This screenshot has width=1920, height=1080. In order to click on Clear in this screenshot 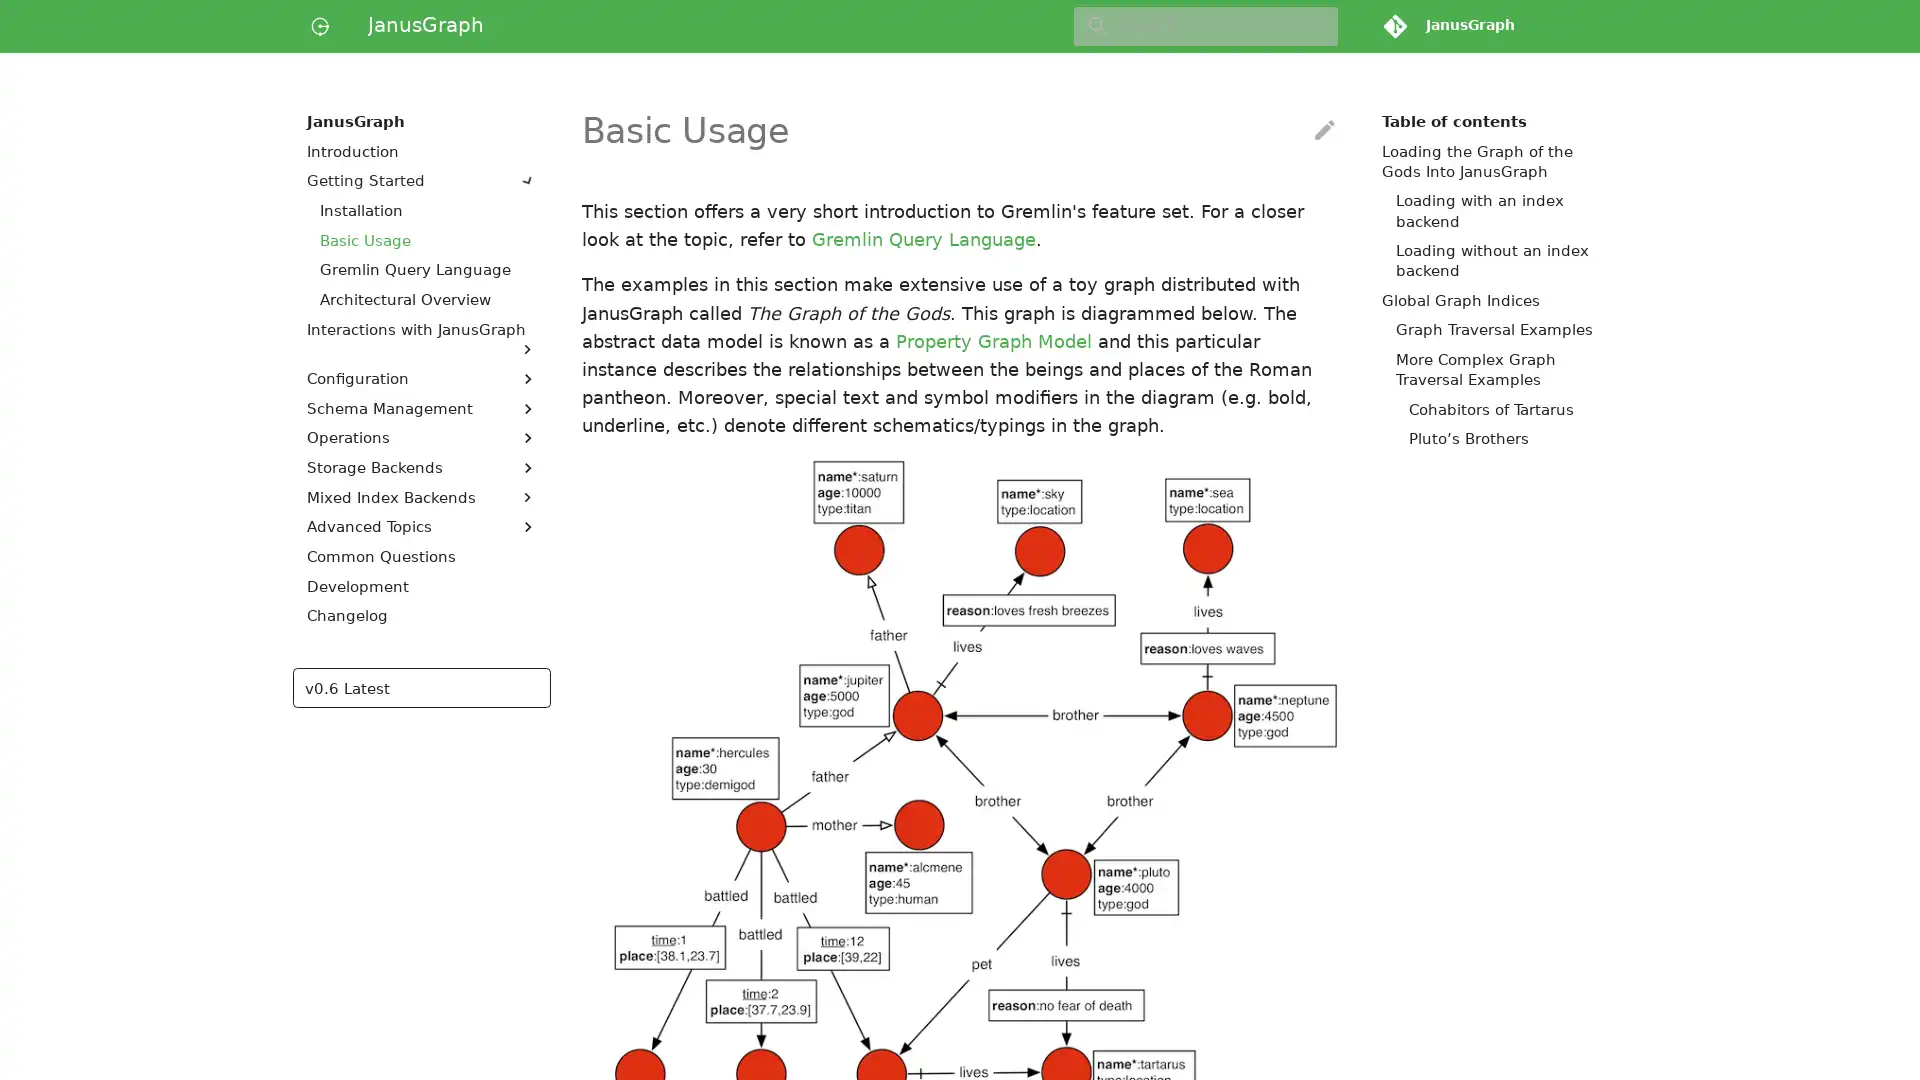, I will do `click(1314, 26)`.